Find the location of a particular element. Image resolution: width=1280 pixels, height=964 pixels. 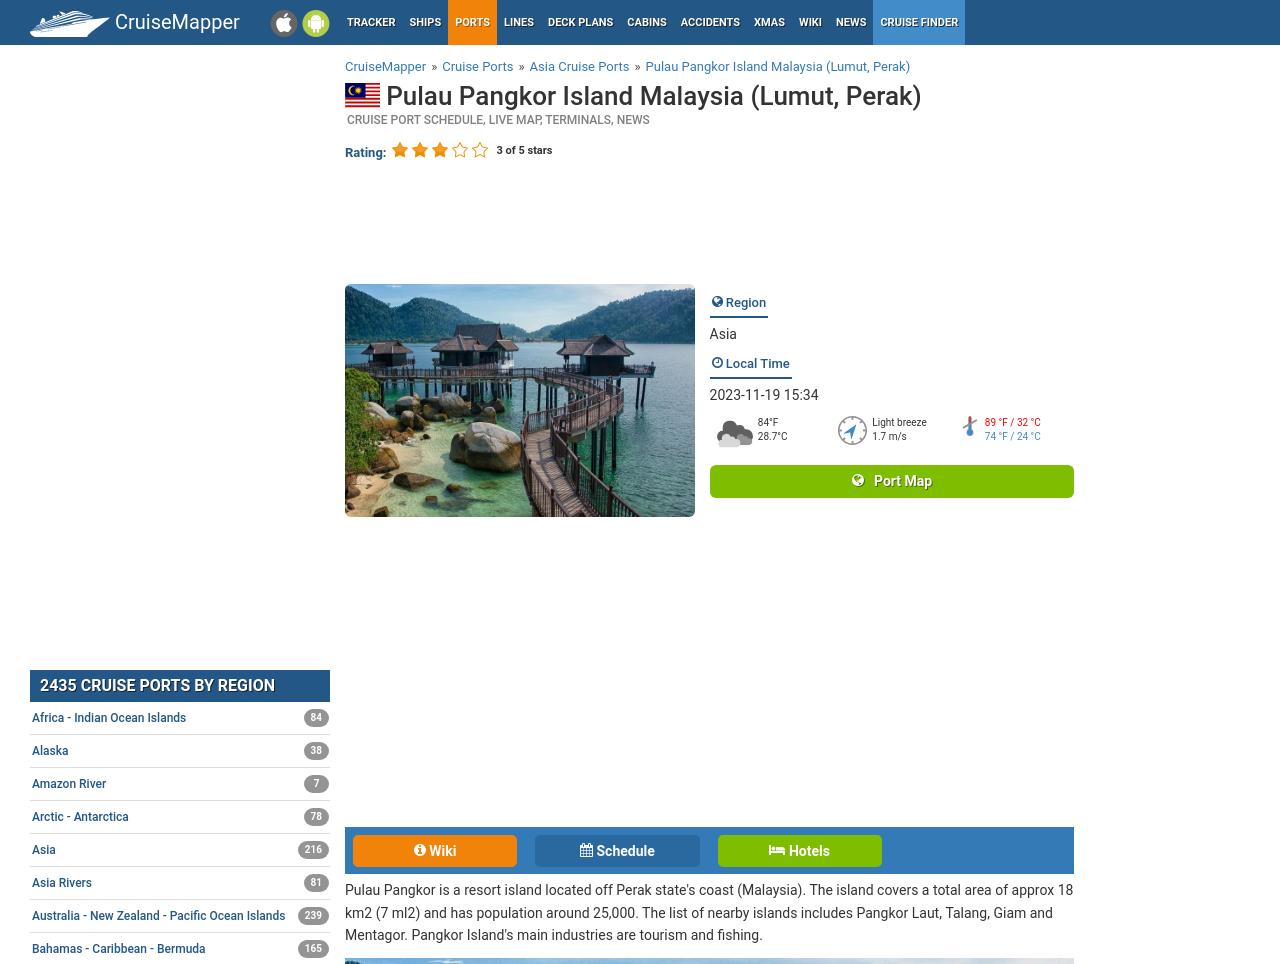

'Asia Rivers' is located at coordinates (61, 881).